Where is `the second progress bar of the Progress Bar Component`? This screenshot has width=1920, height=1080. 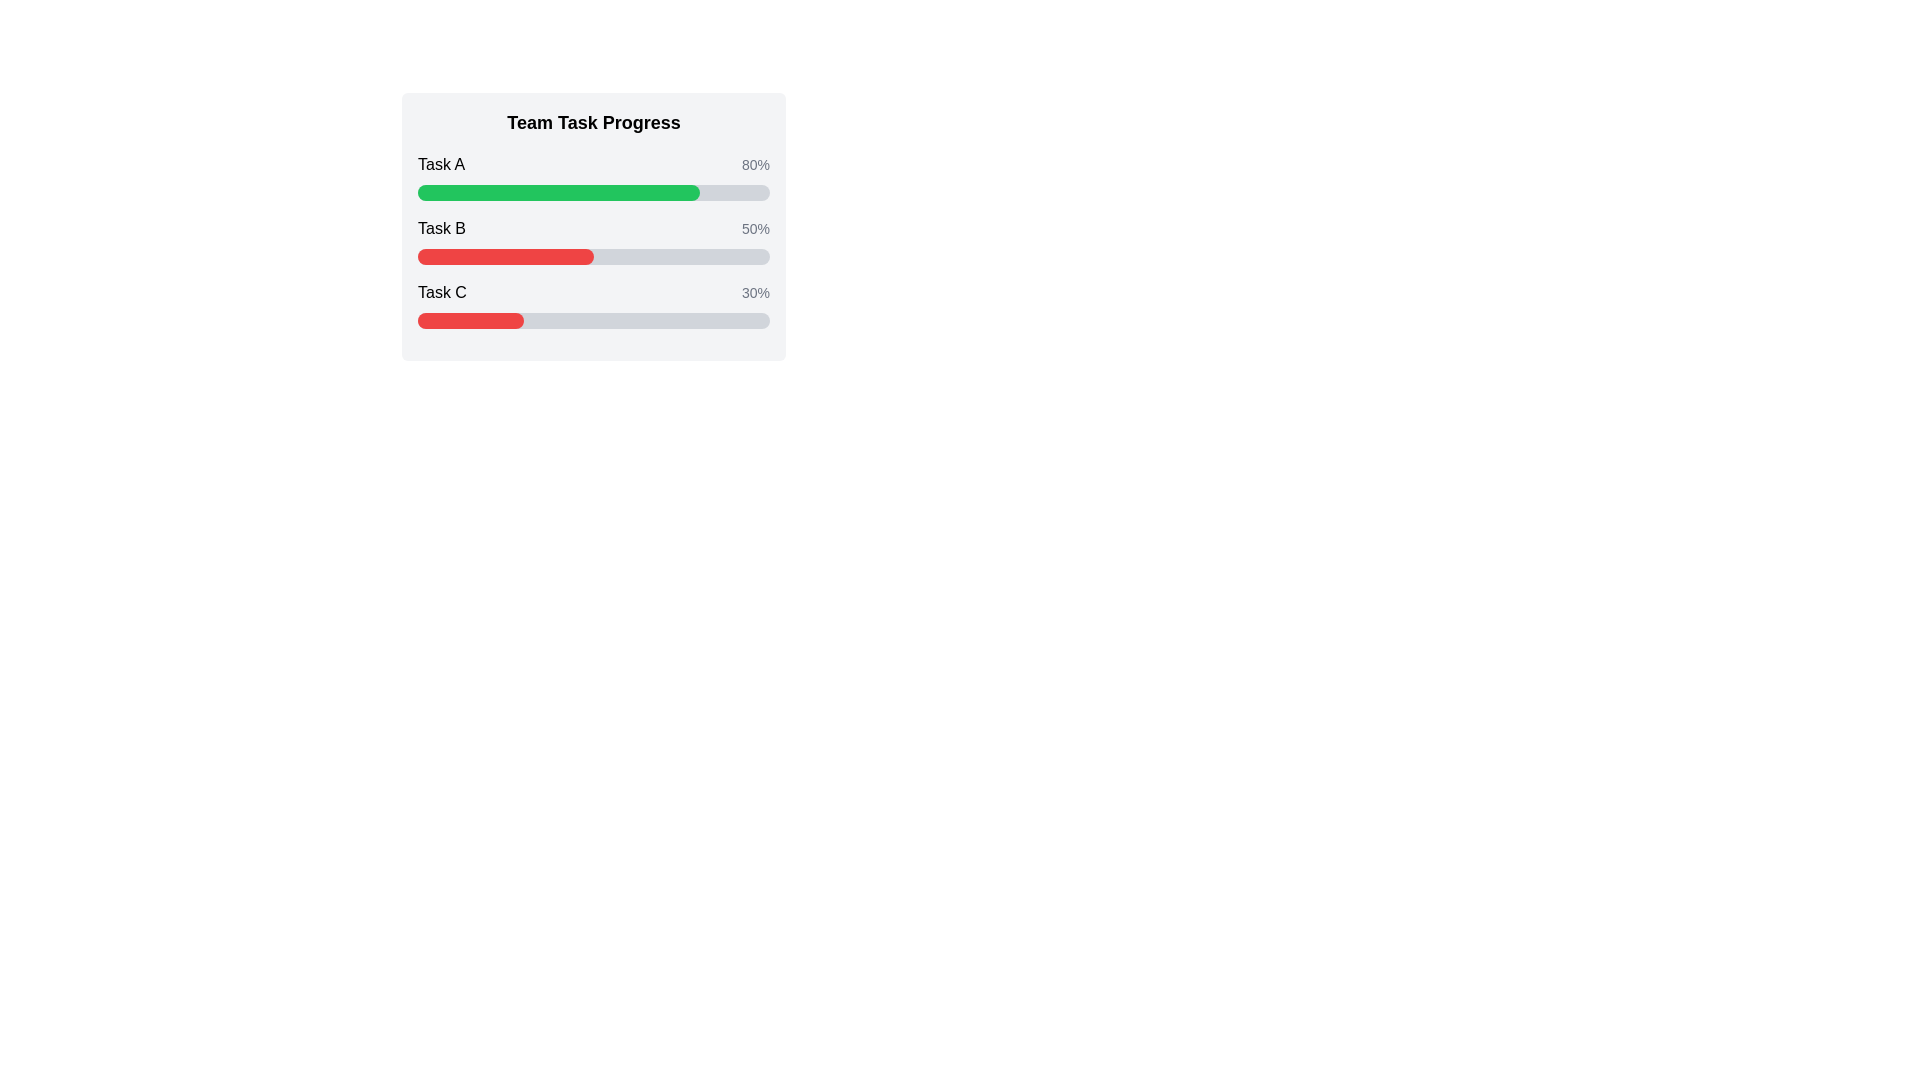
the second progress bar of the Progress Bar Component is located at coordinates (593, 226).